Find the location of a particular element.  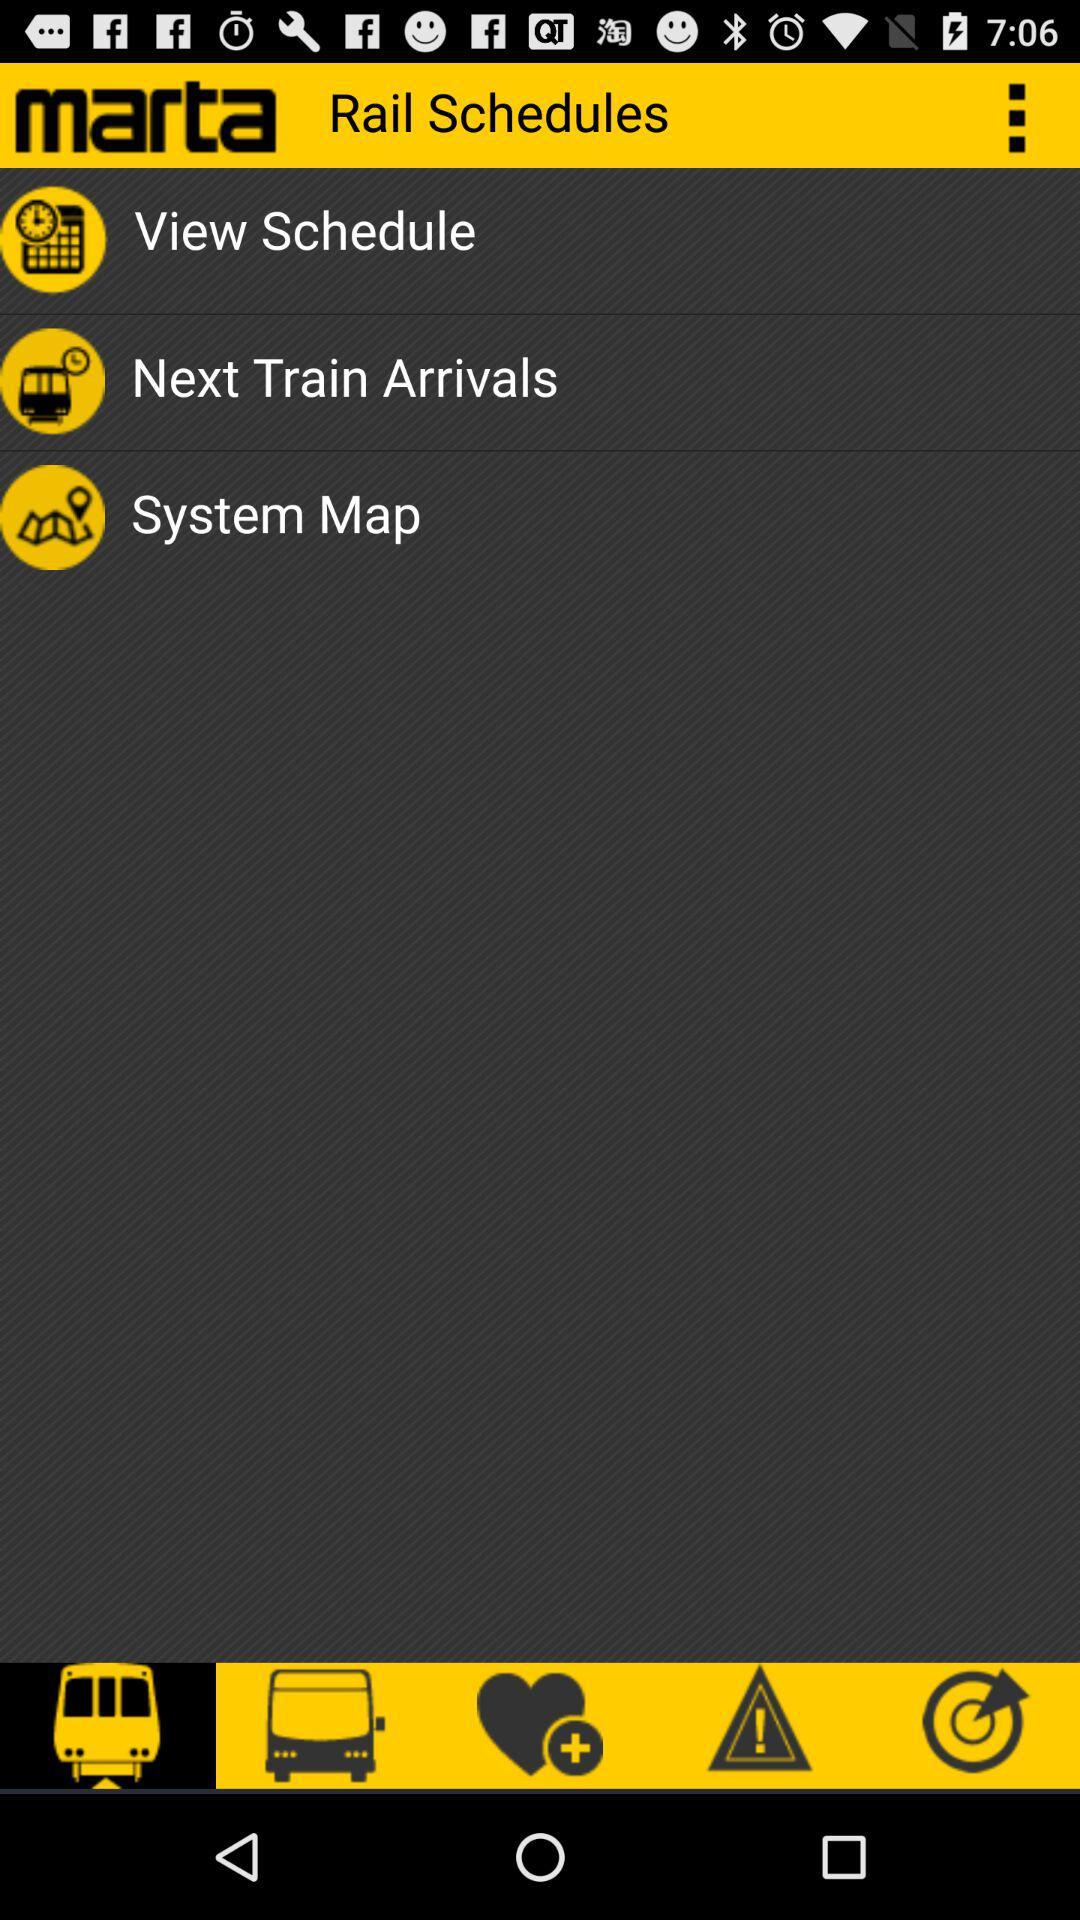

the bottom left icon is located at coordinates (108, 1725).